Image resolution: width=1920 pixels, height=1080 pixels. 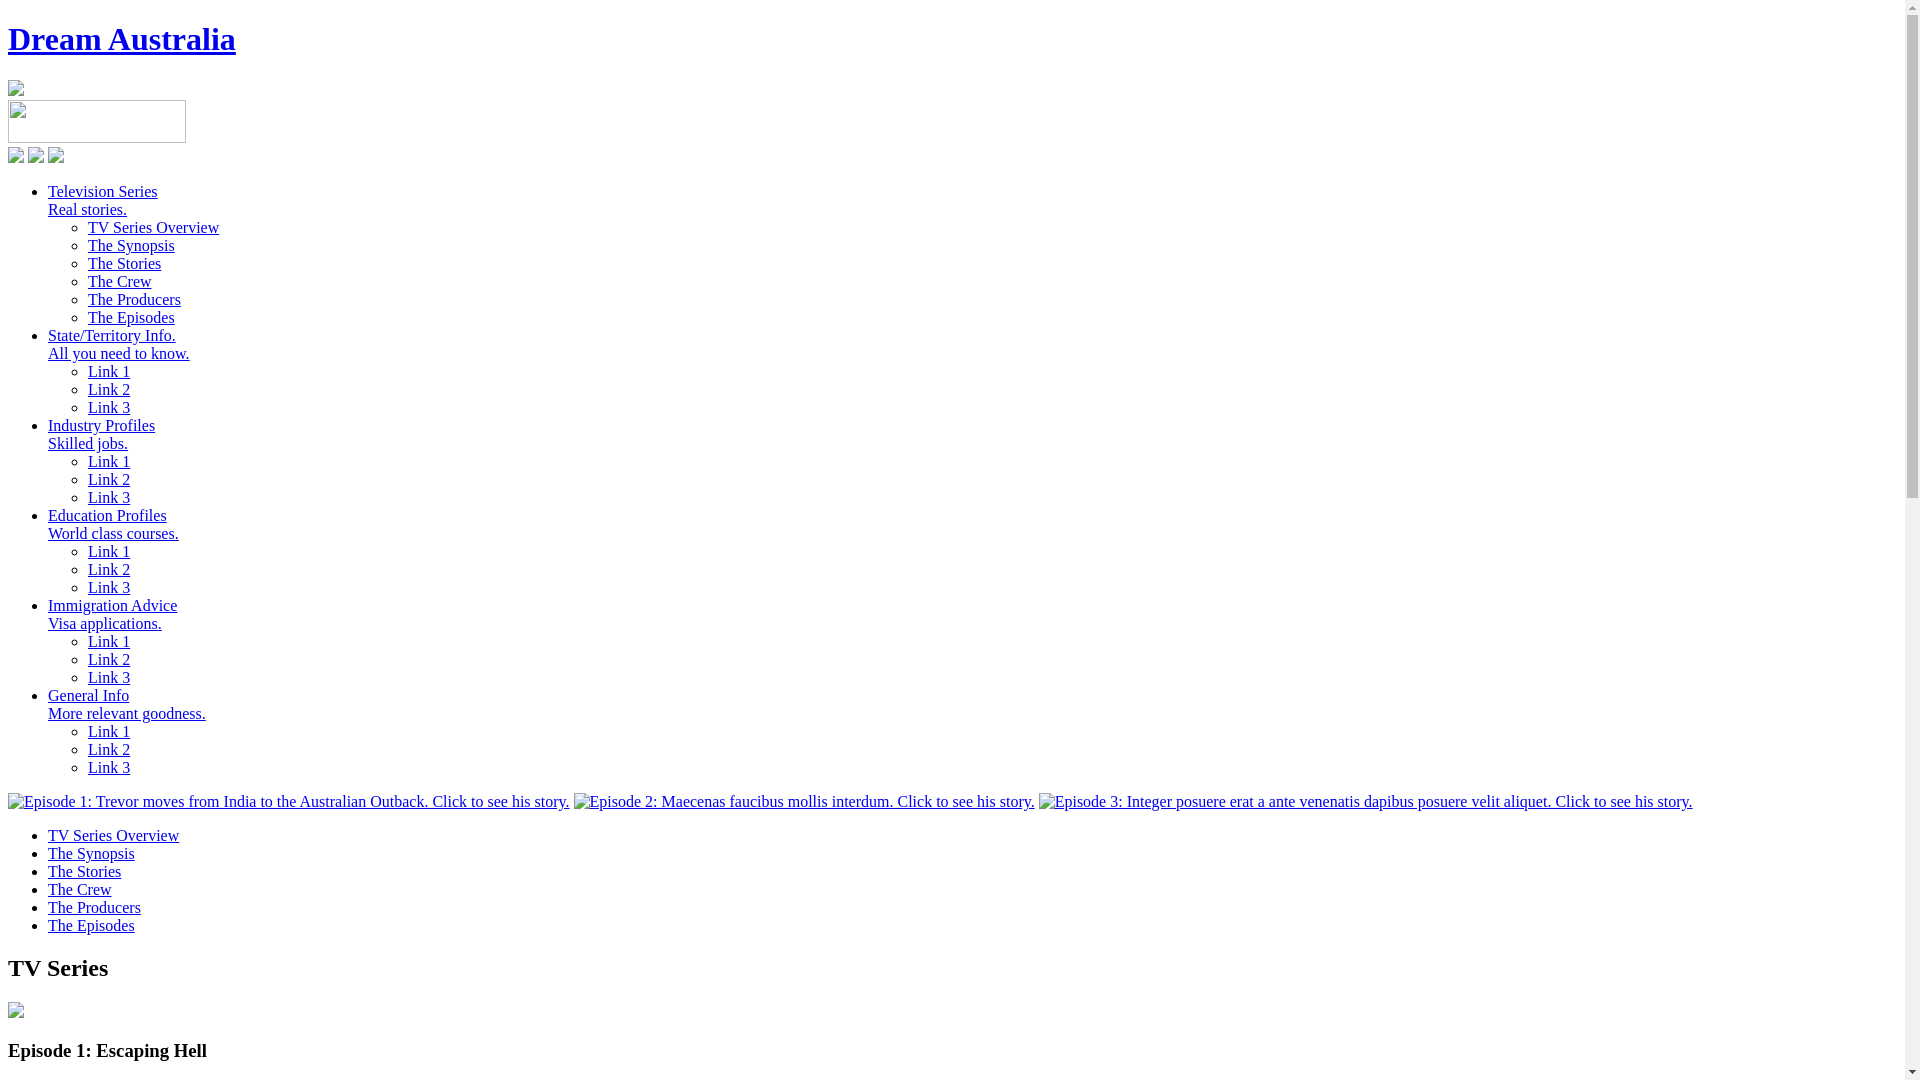 I want to click on 'The Synopsis', so click(x=130, y=244).